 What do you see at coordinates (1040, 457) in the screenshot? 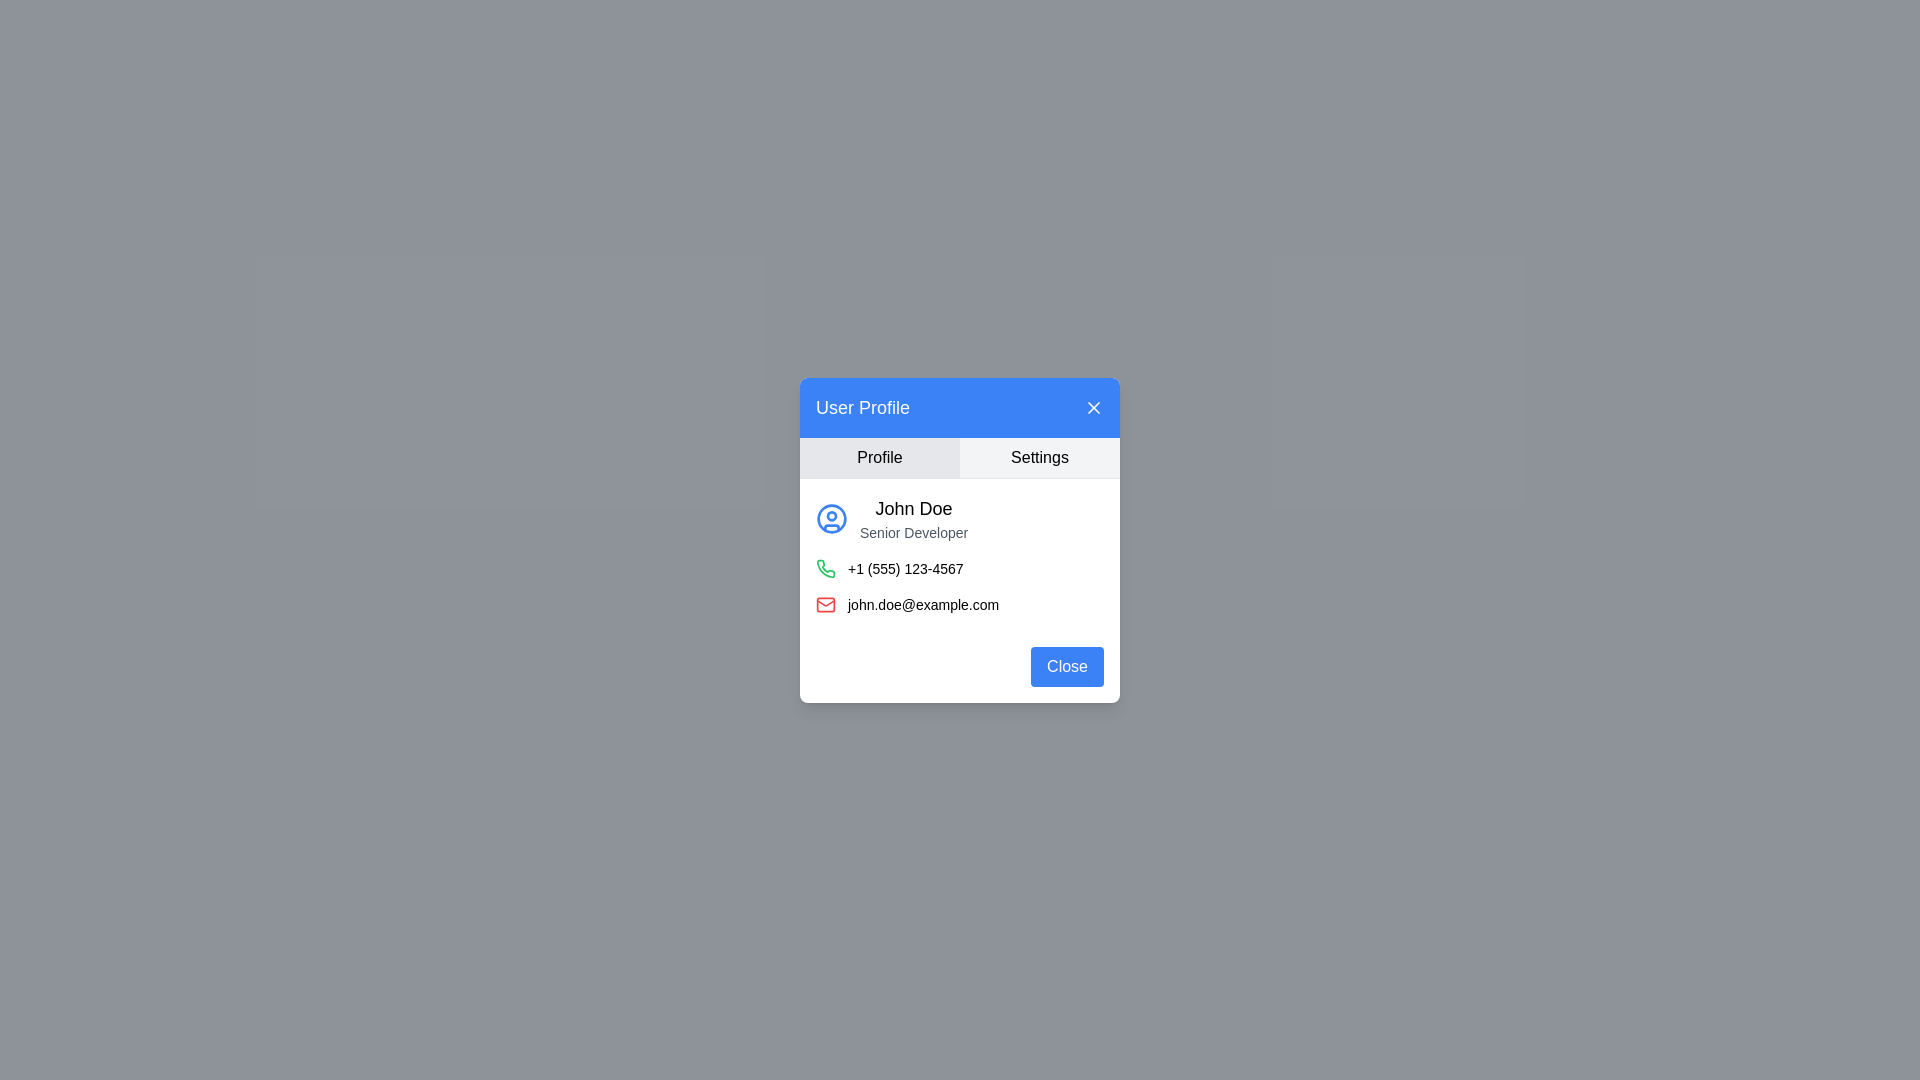
I see `the second tab in the horizontal menu of the 'User Profile' popup dialog to switch views` at bounding box center [1040, 457].